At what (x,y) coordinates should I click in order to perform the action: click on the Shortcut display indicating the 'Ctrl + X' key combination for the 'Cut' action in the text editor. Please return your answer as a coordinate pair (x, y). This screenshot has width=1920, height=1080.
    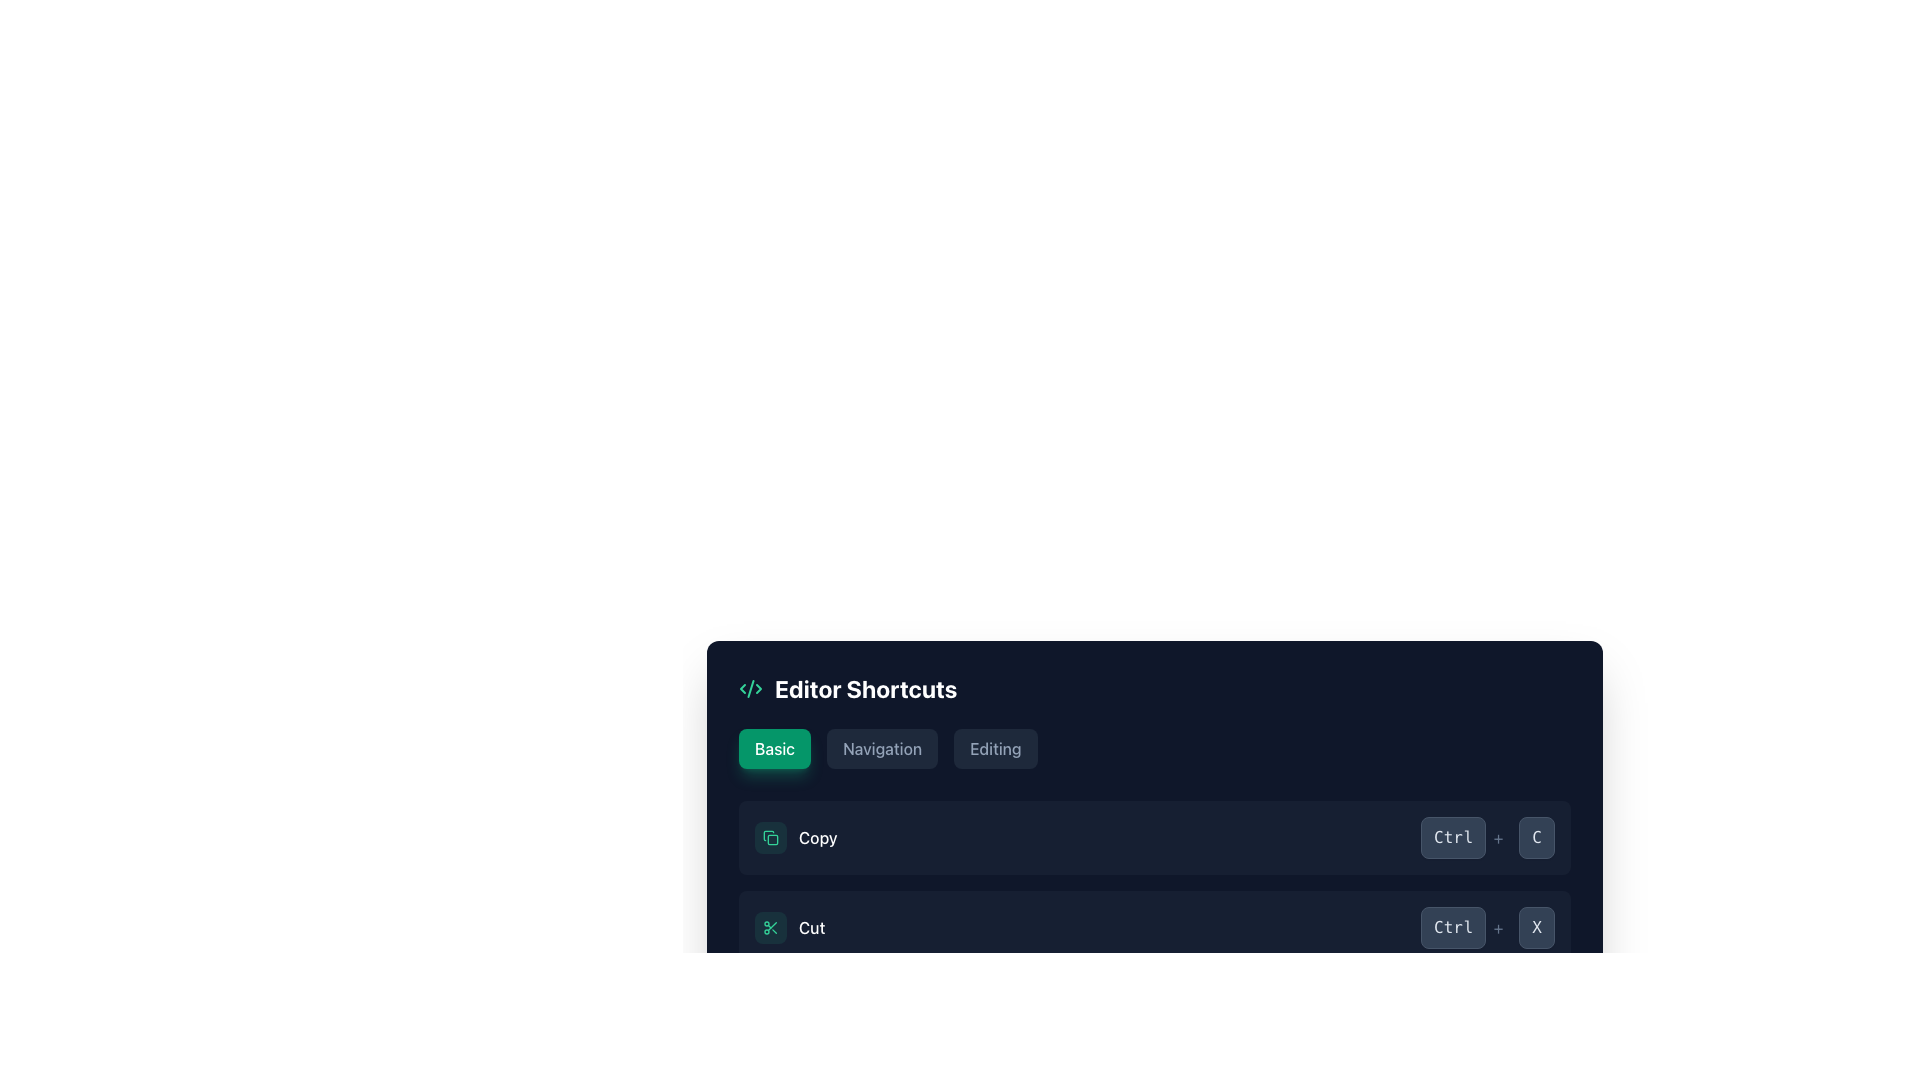
    Looking at the image, I should click on (1488, 928).